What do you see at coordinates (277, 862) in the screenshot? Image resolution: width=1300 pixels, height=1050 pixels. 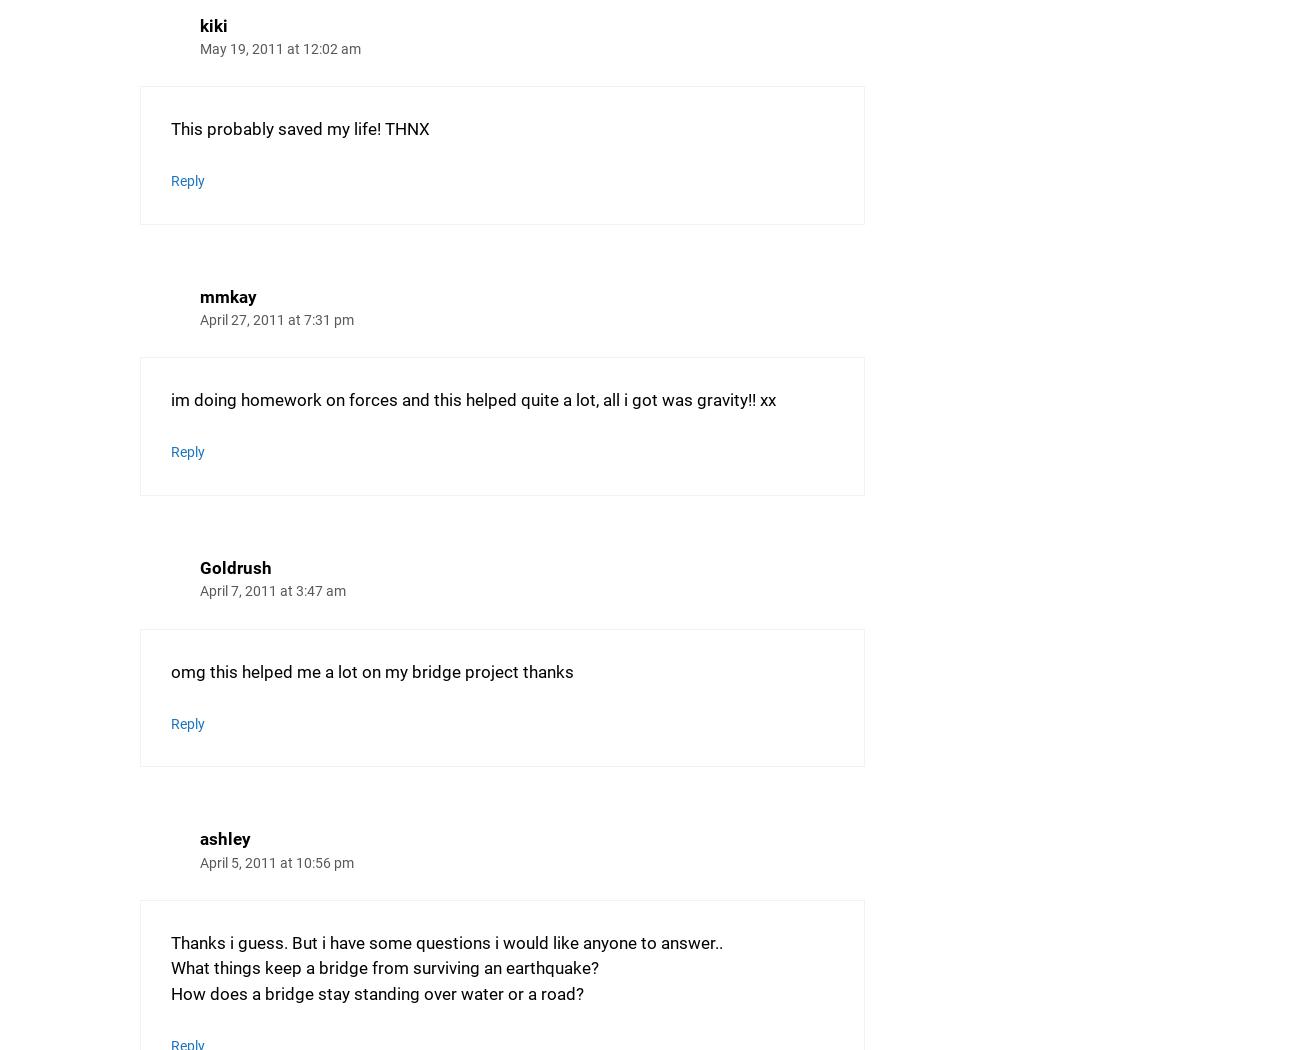 I see `'April 5, 2011 at 10:56 pm'` at bounding box center [277, 862].